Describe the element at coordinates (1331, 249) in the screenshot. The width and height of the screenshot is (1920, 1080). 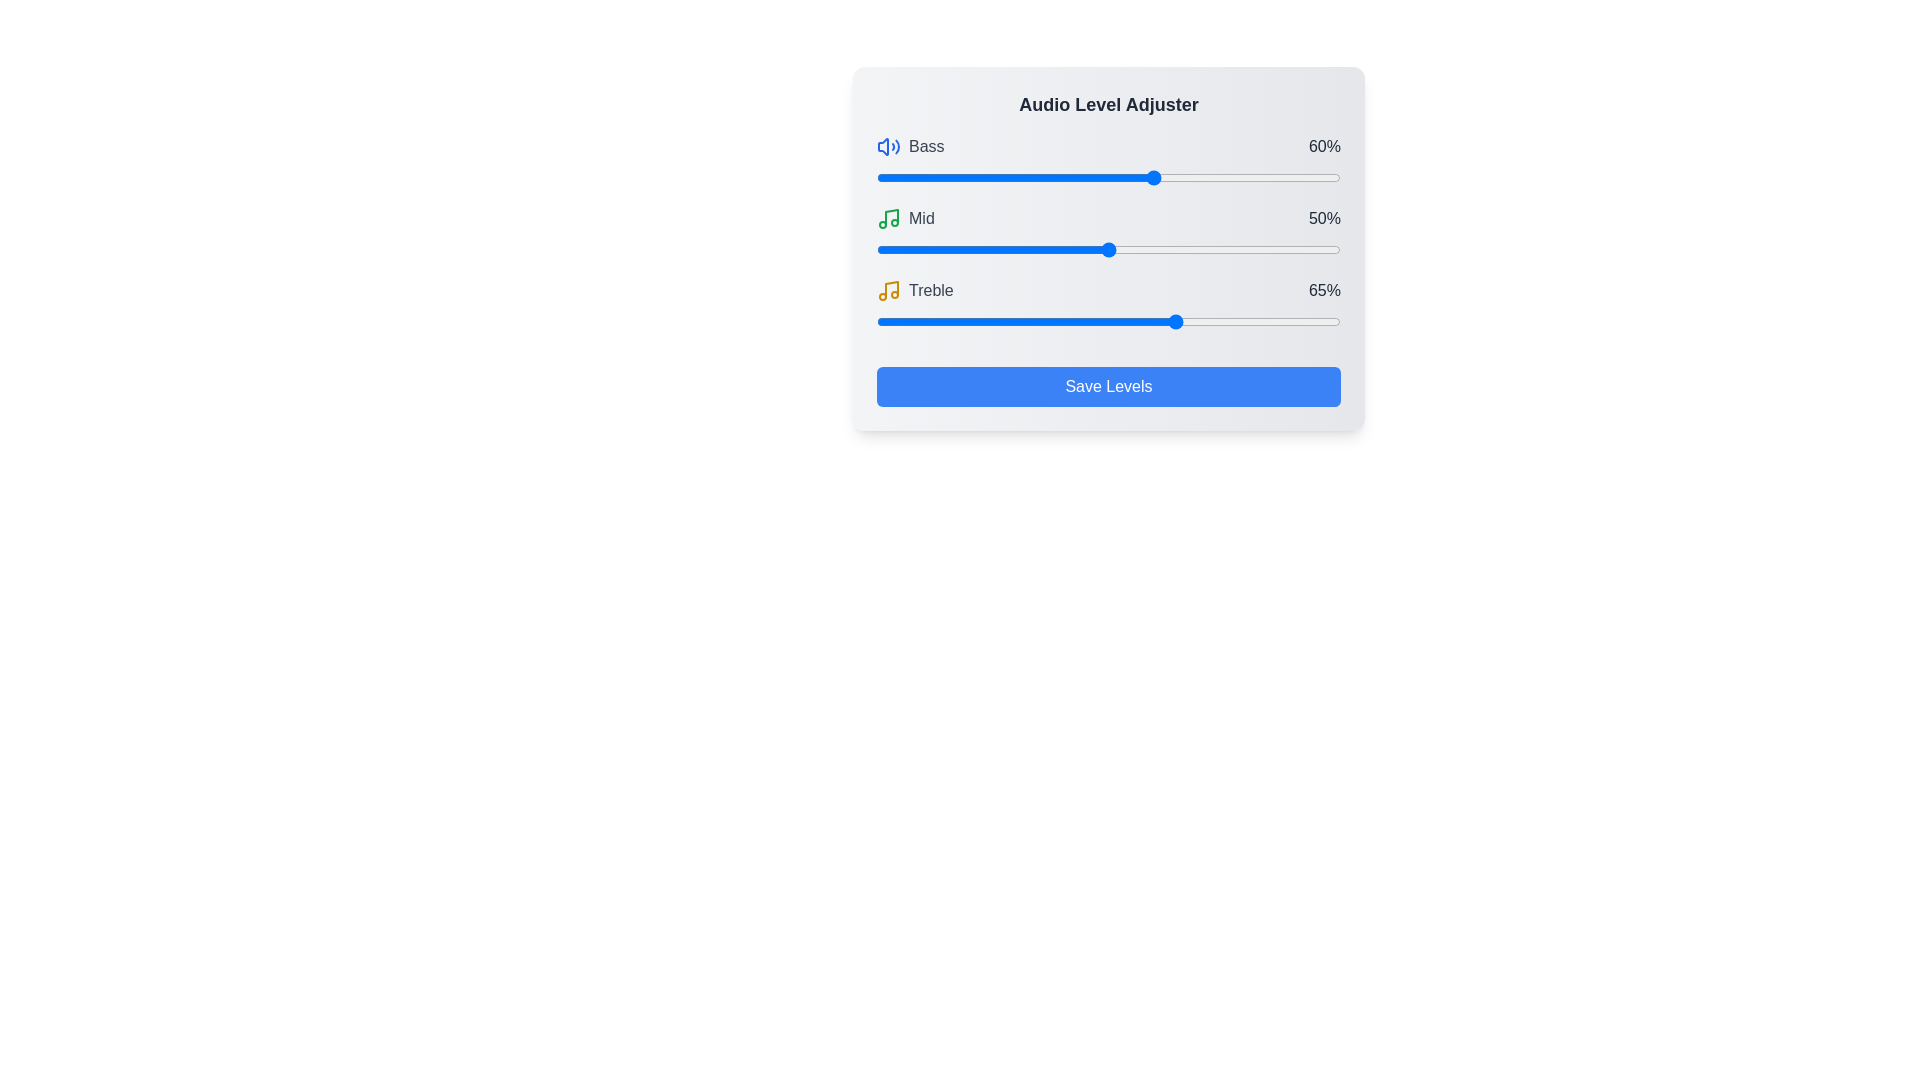
I see `the 'Mid' audio level` at that location.